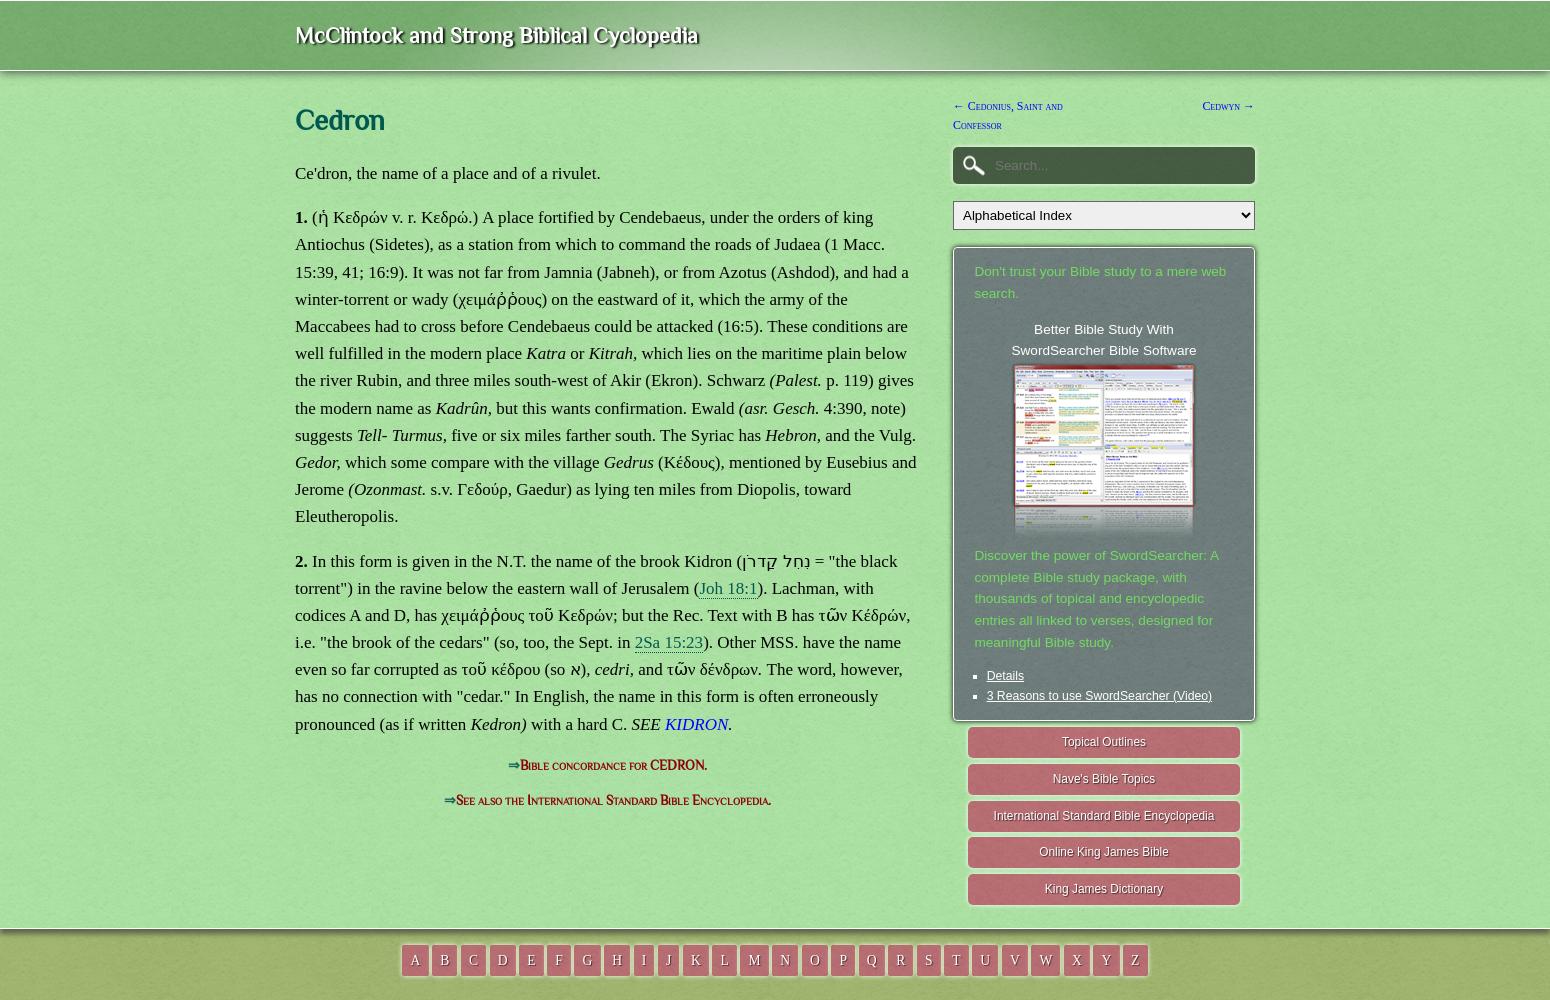  Describe the element at coordinates (754, 958) in the screenshot. I see `'M'` at that location.